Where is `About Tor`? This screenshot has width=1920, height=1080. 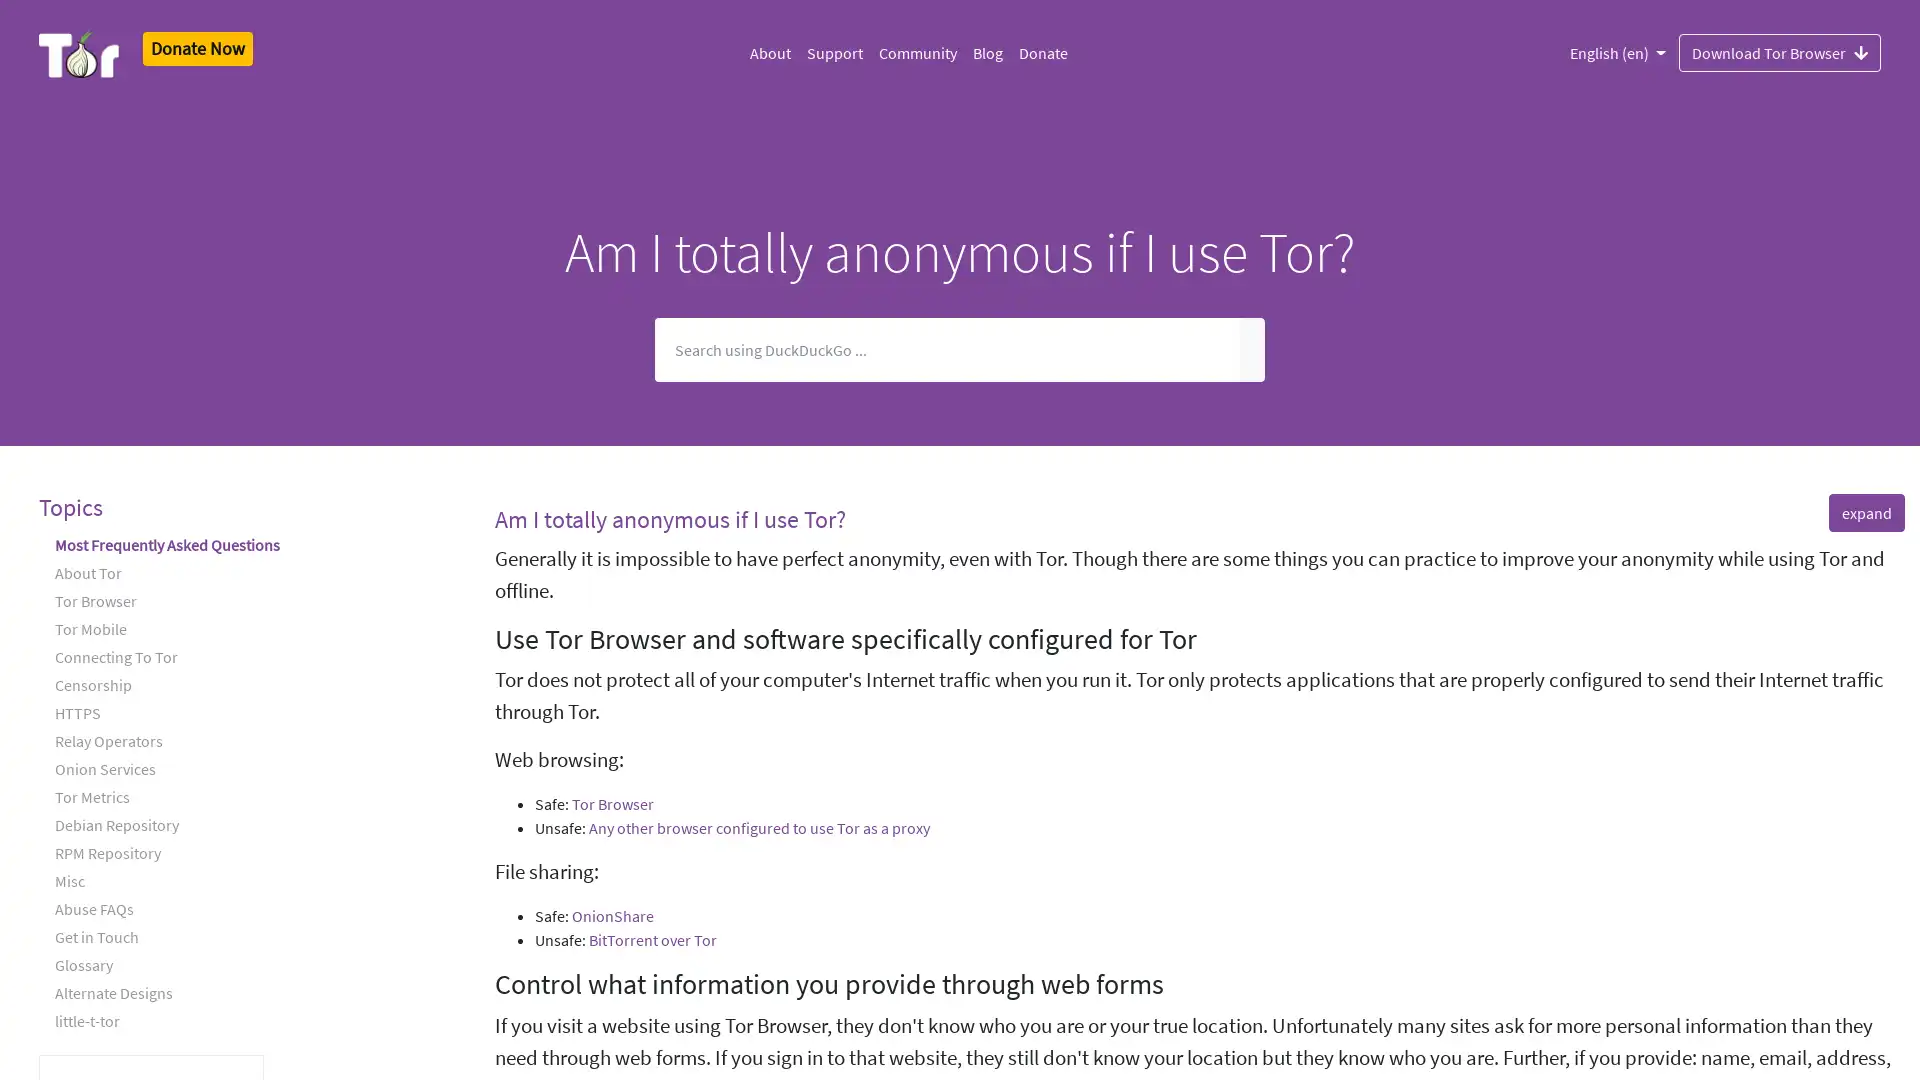
About Tor is located at coordinates (247, 571).